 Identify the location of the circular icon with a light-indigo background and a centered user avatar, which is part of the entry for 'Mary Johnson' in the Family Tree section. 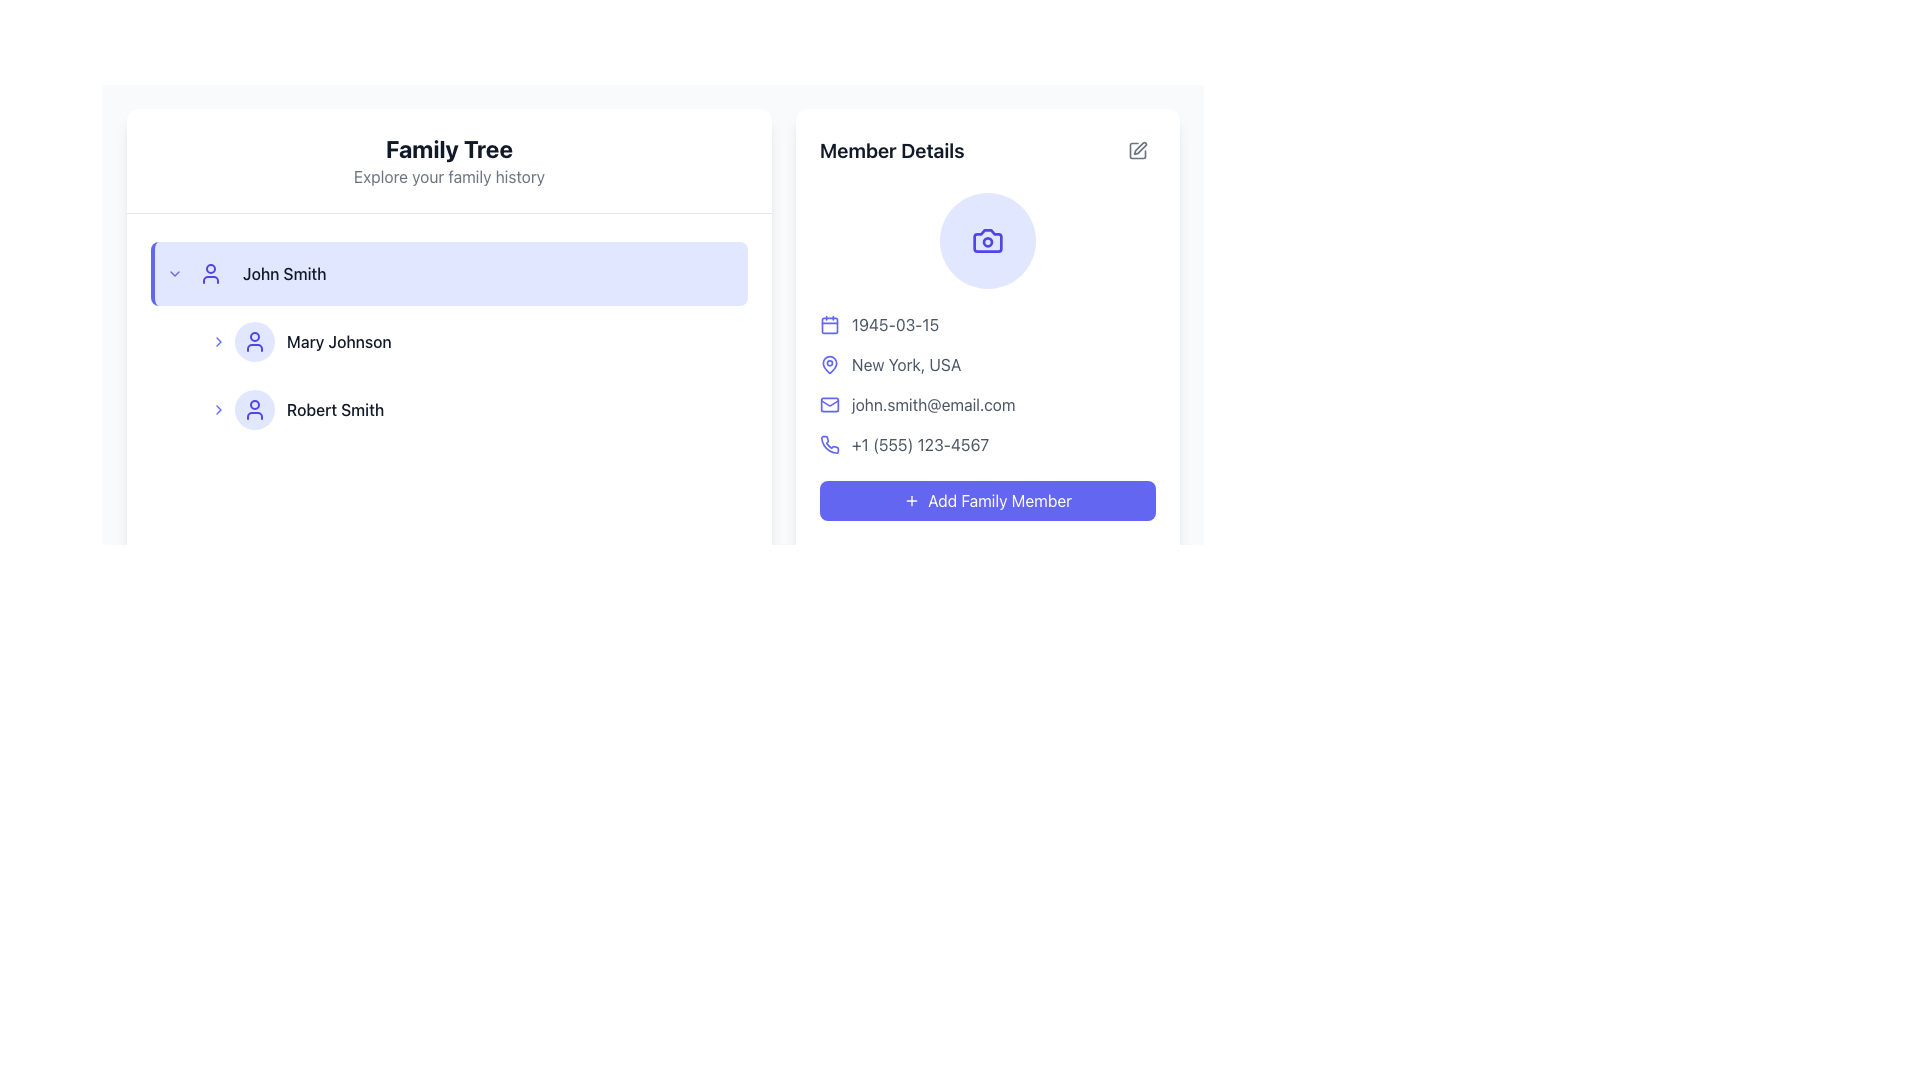
(253, 341).